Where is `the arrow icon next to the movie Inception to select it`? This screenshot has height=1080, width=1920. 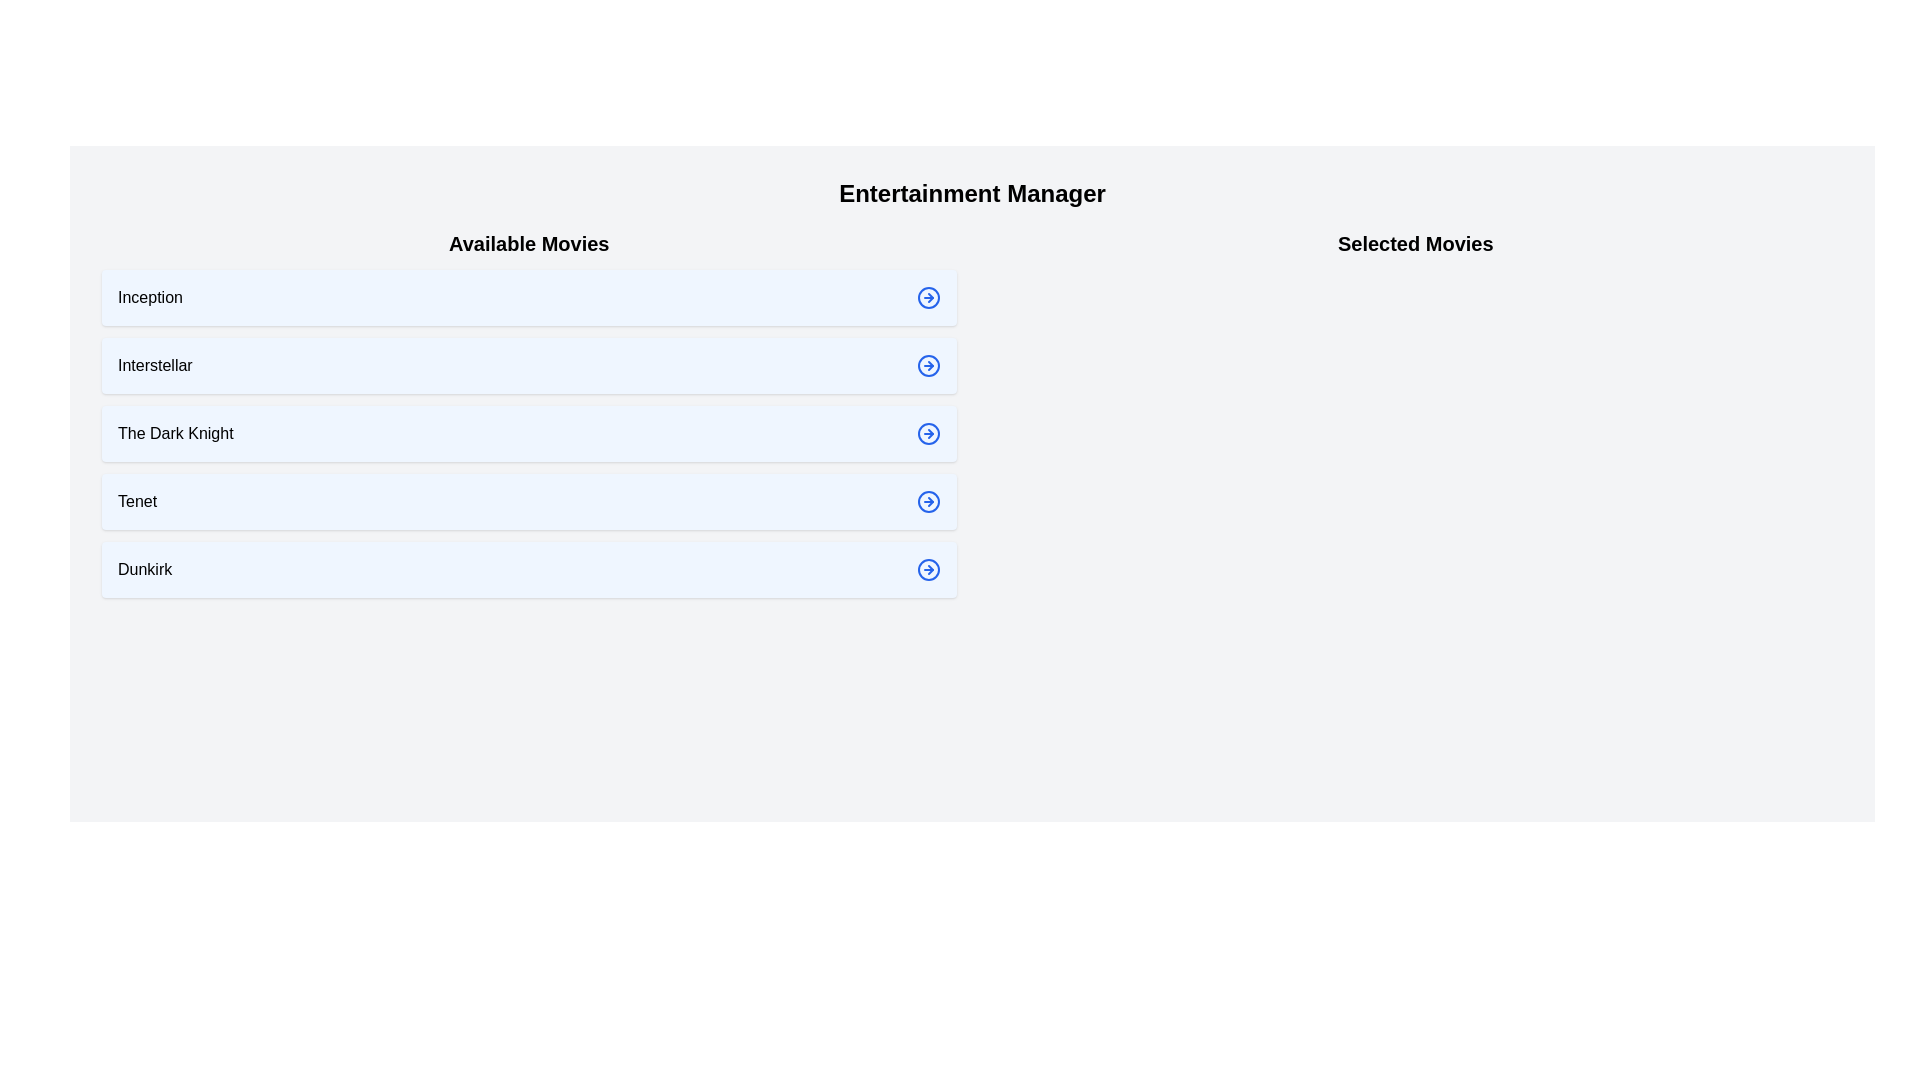
the arrow icon next to the movie Inception to select it is located at coordinates (927, 297).